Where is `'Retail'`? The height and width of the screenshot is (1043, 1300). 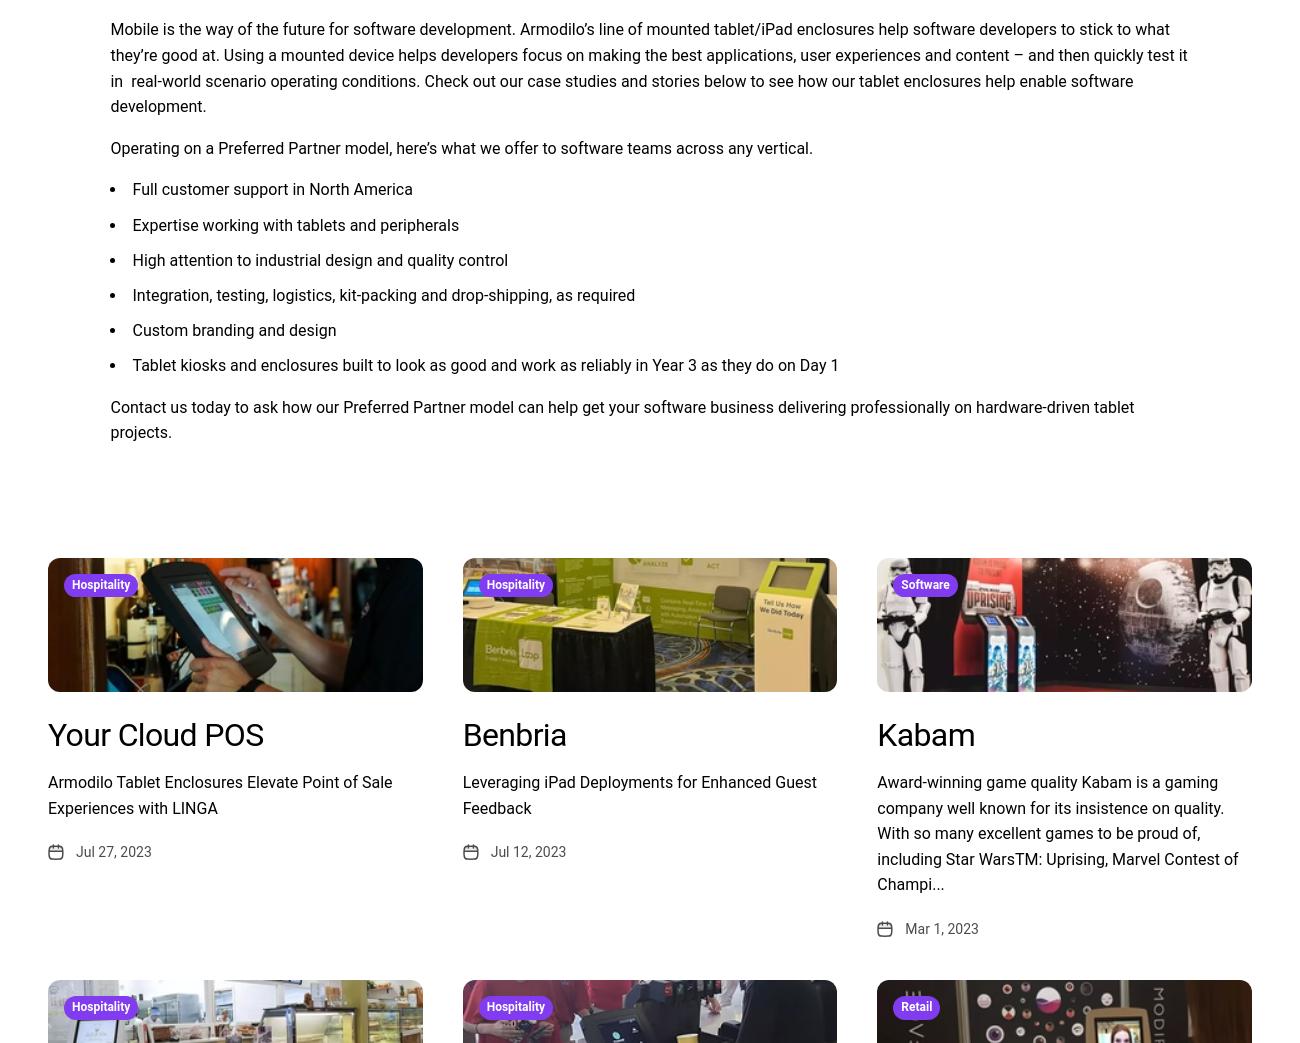
'Retail' is located at coordinates (900, 1007).